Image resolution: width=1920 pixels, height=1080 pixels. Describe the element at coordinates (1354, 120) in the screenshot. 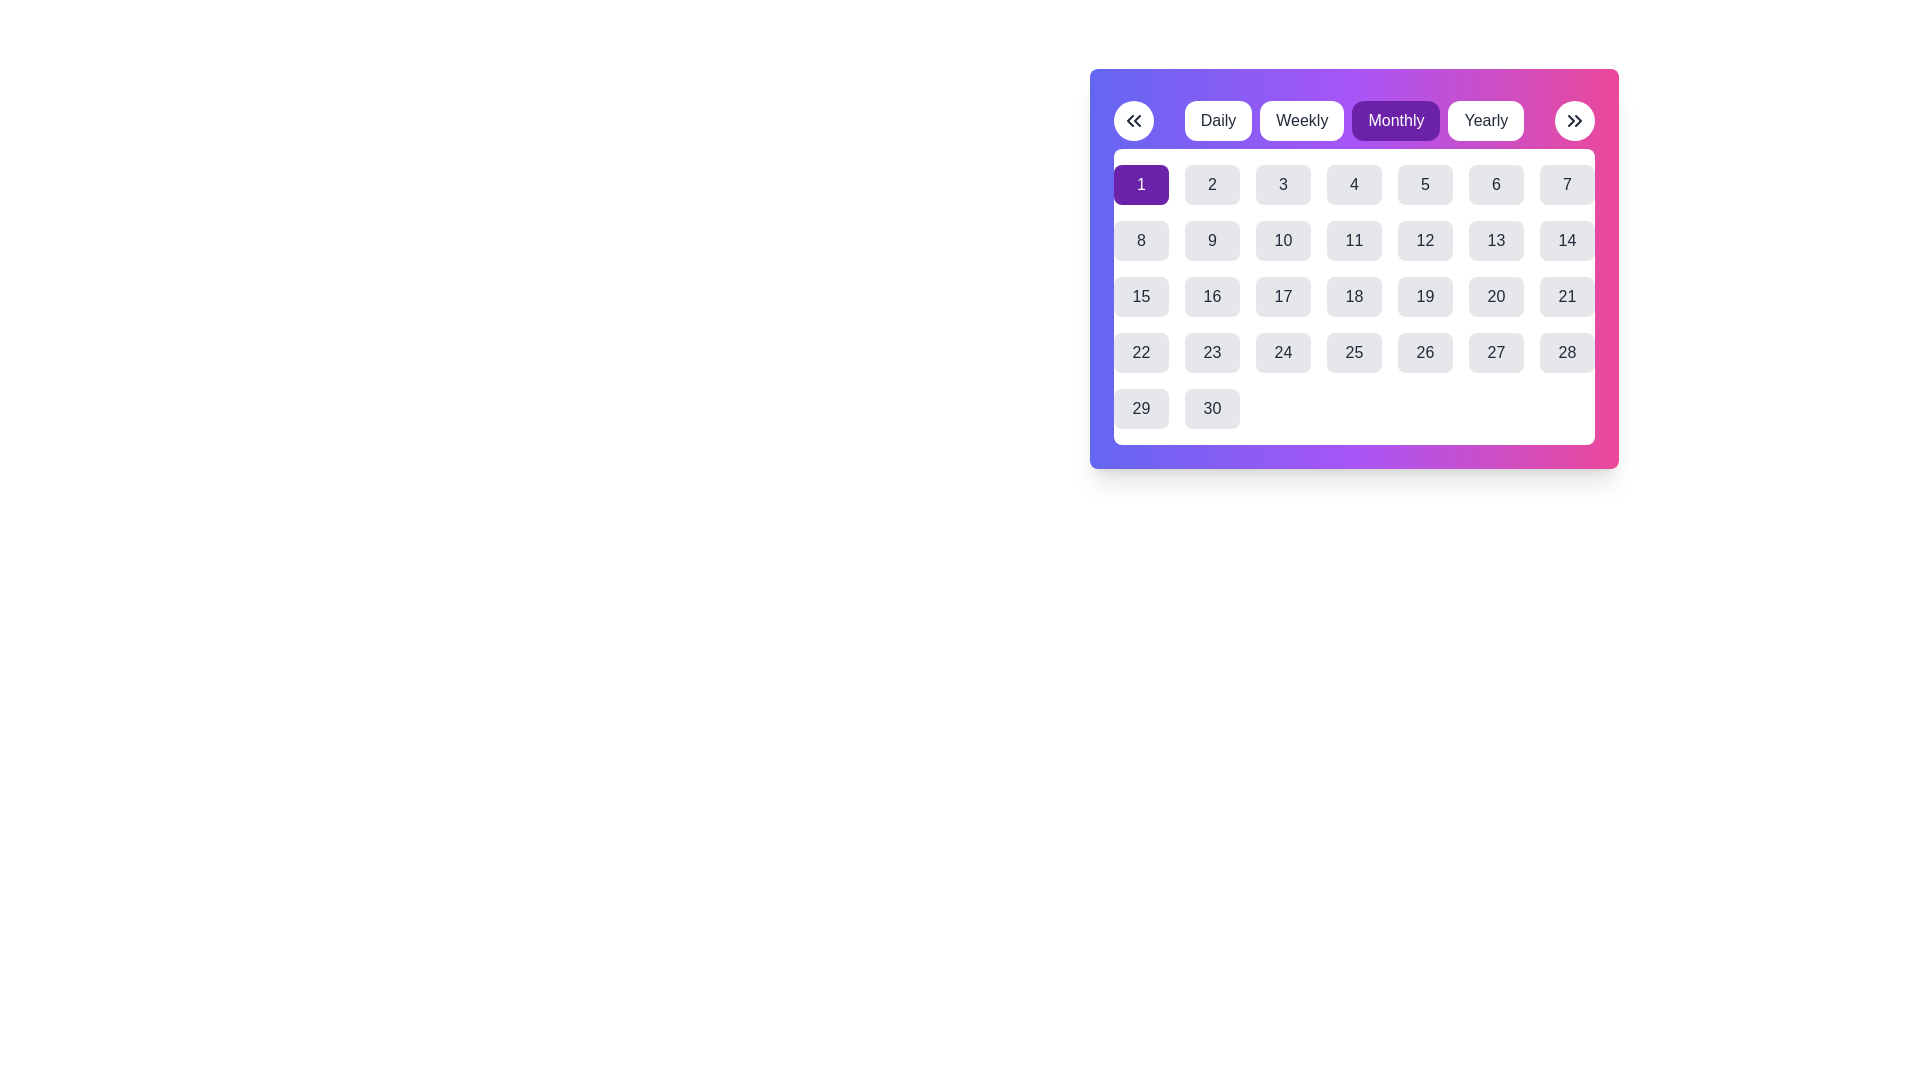

I see `the 'Monthly' button in the horizontal group of view options` at that location.